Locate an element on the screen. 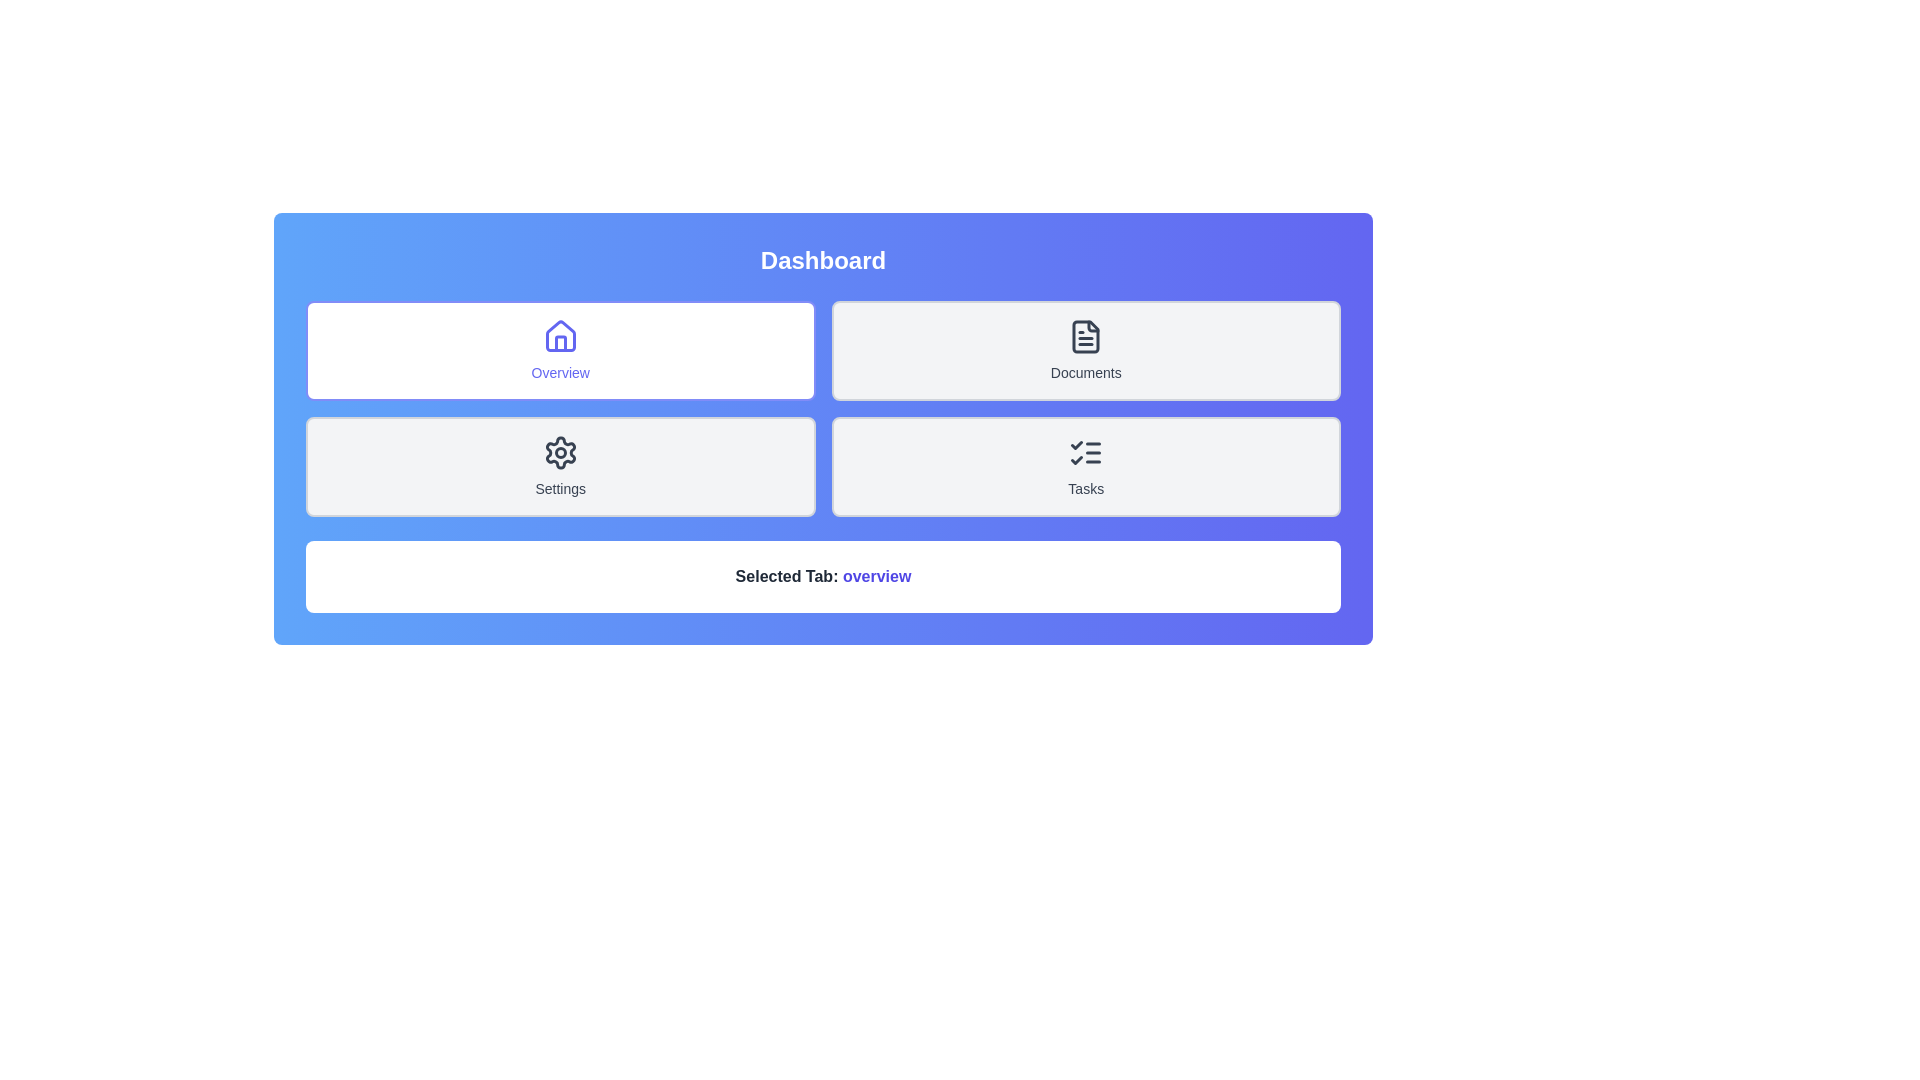  the top part of the document icon that simulates a folded corner, located in the top-right quadrant of the user interface is located at coordinates (1092, 325).